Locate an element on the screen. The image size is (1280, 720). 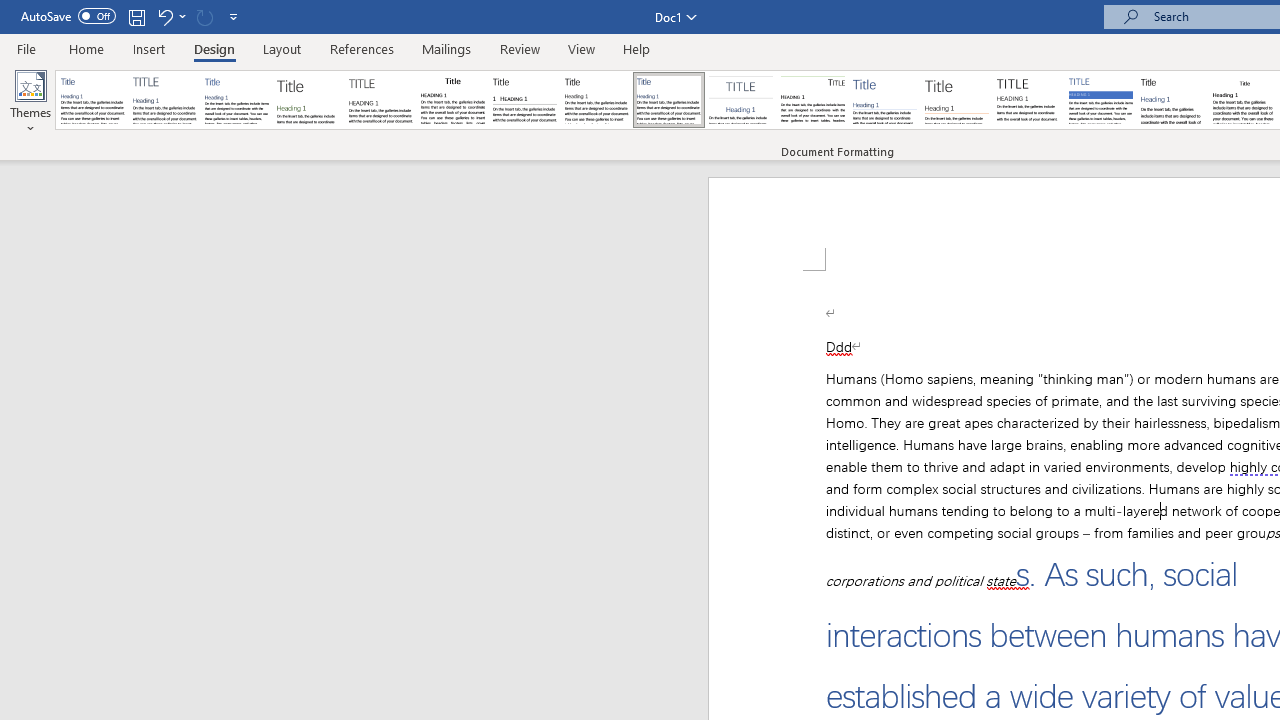
'Can' is located at coordinates (204, 16).